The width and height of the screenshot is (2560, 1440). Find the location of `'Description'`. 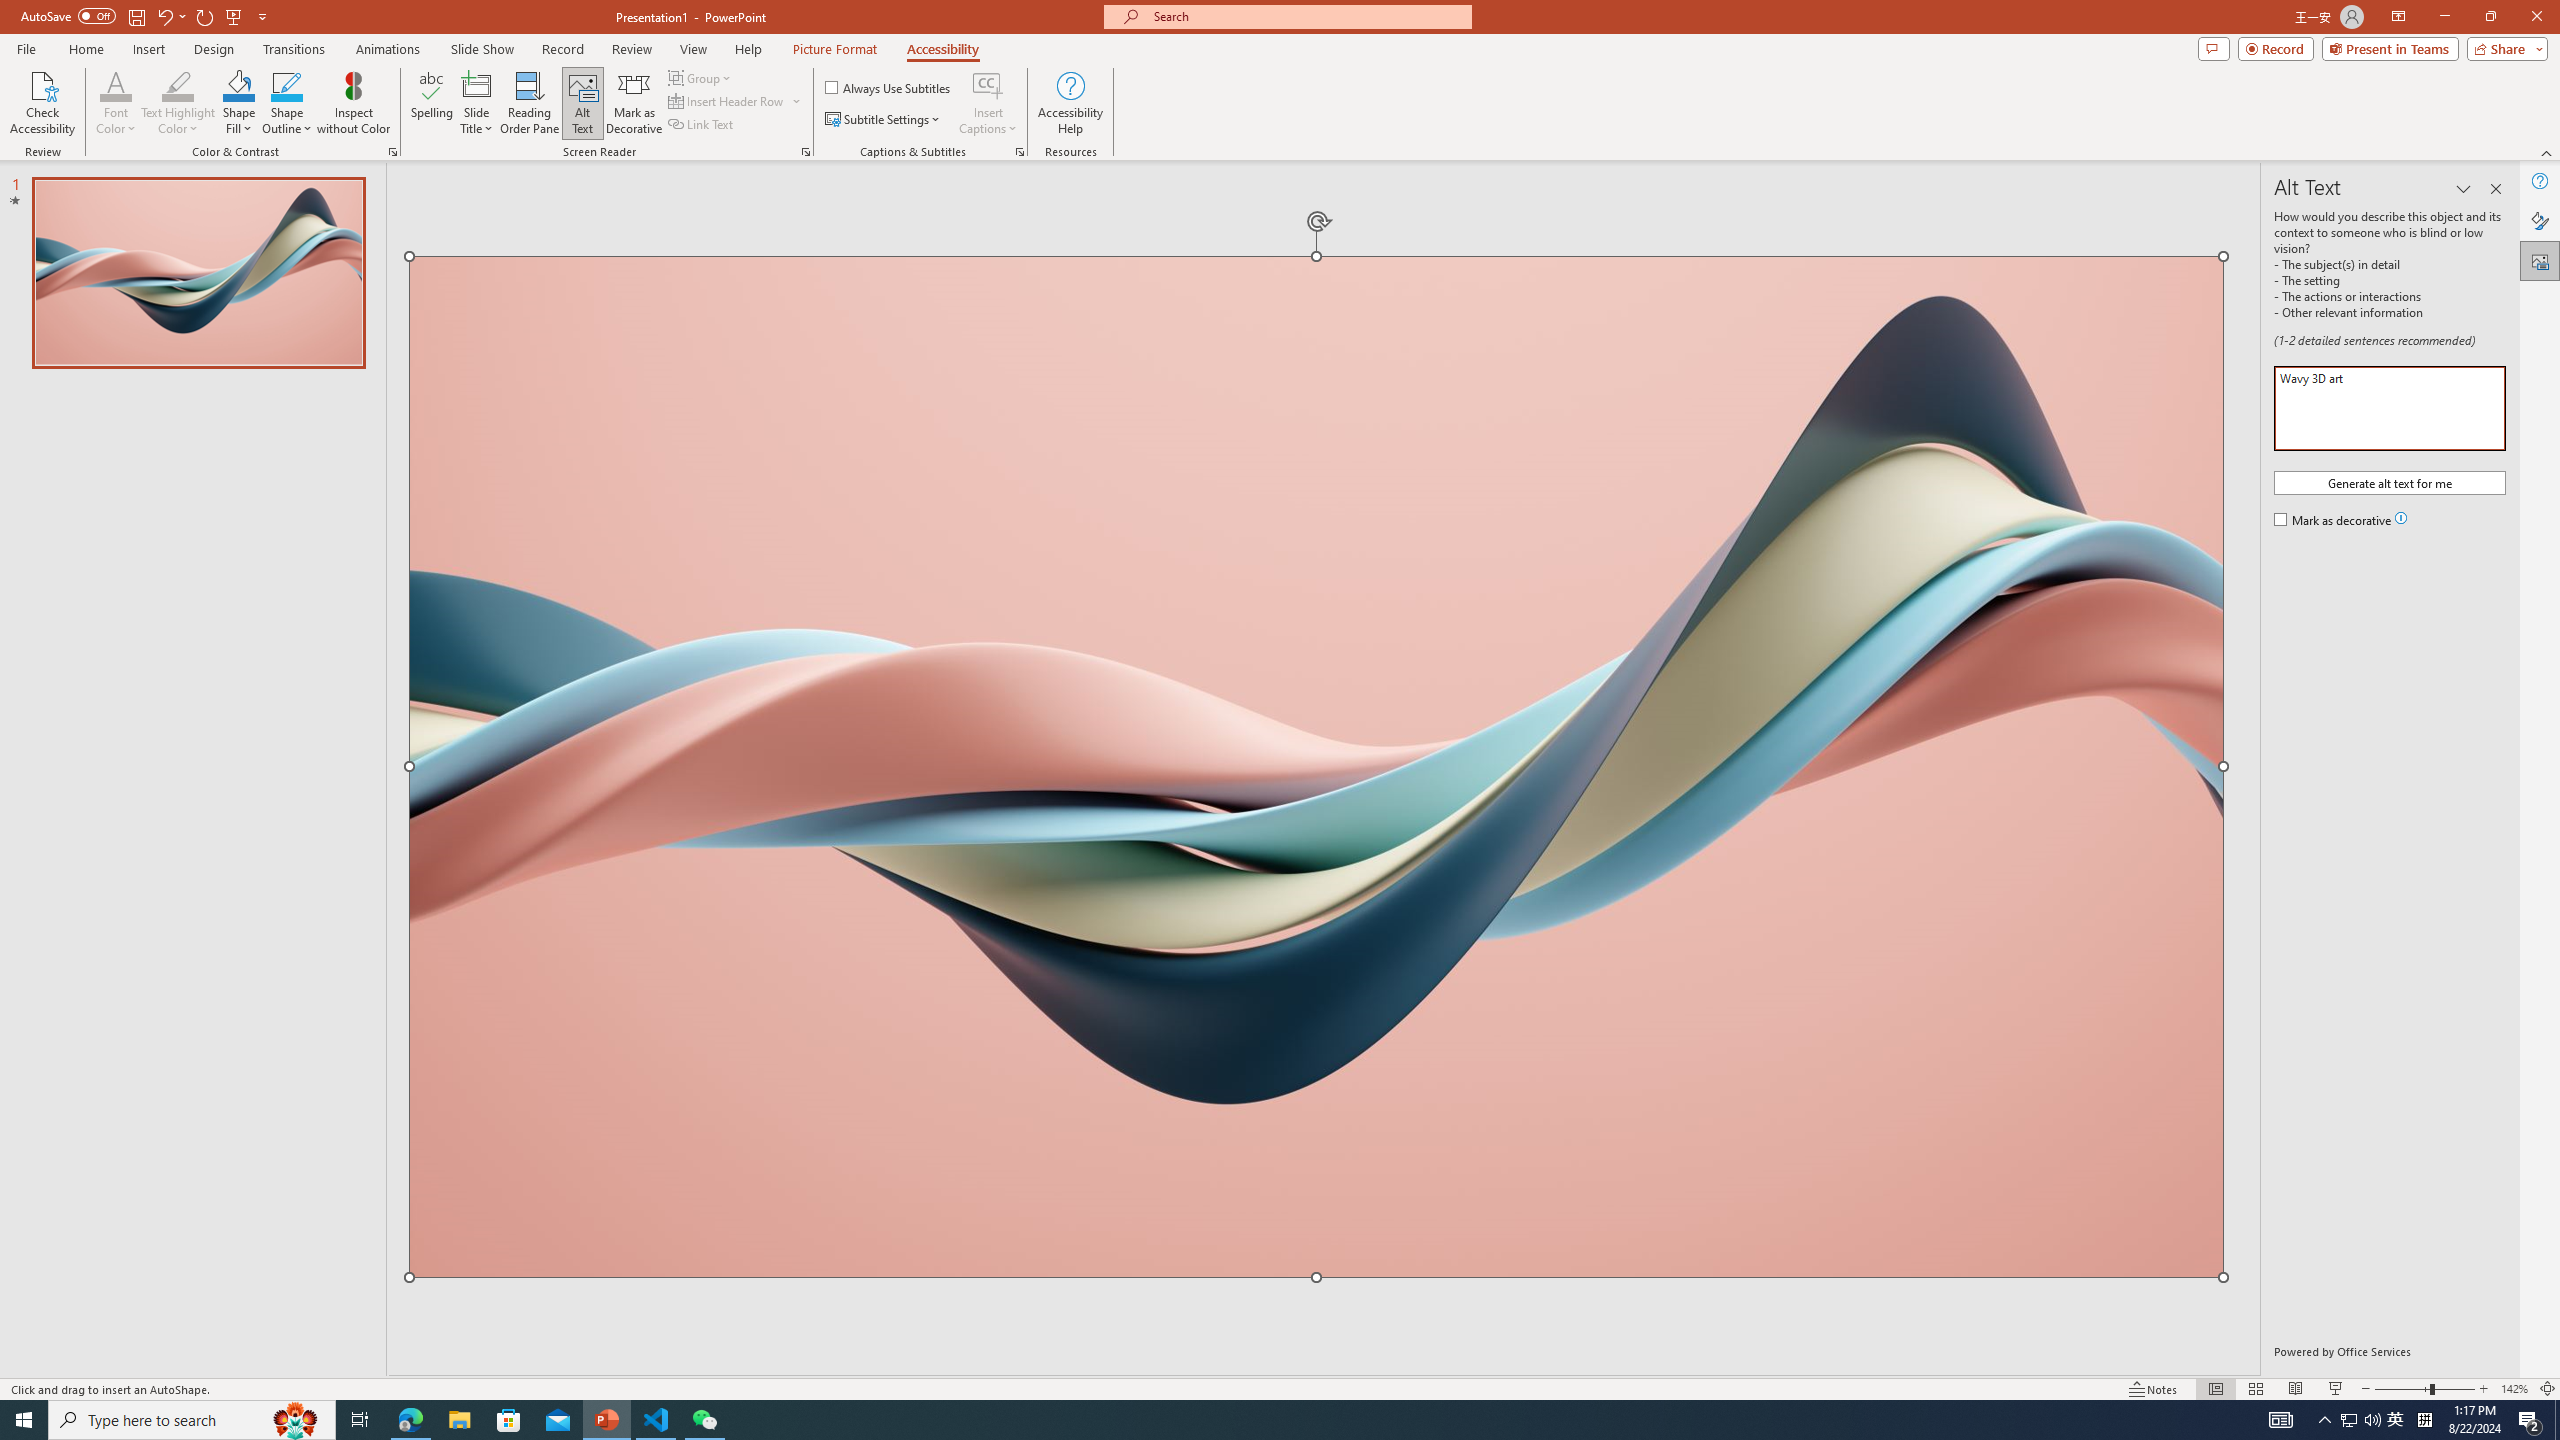

'Description' is located at coordinates (2388, 407).